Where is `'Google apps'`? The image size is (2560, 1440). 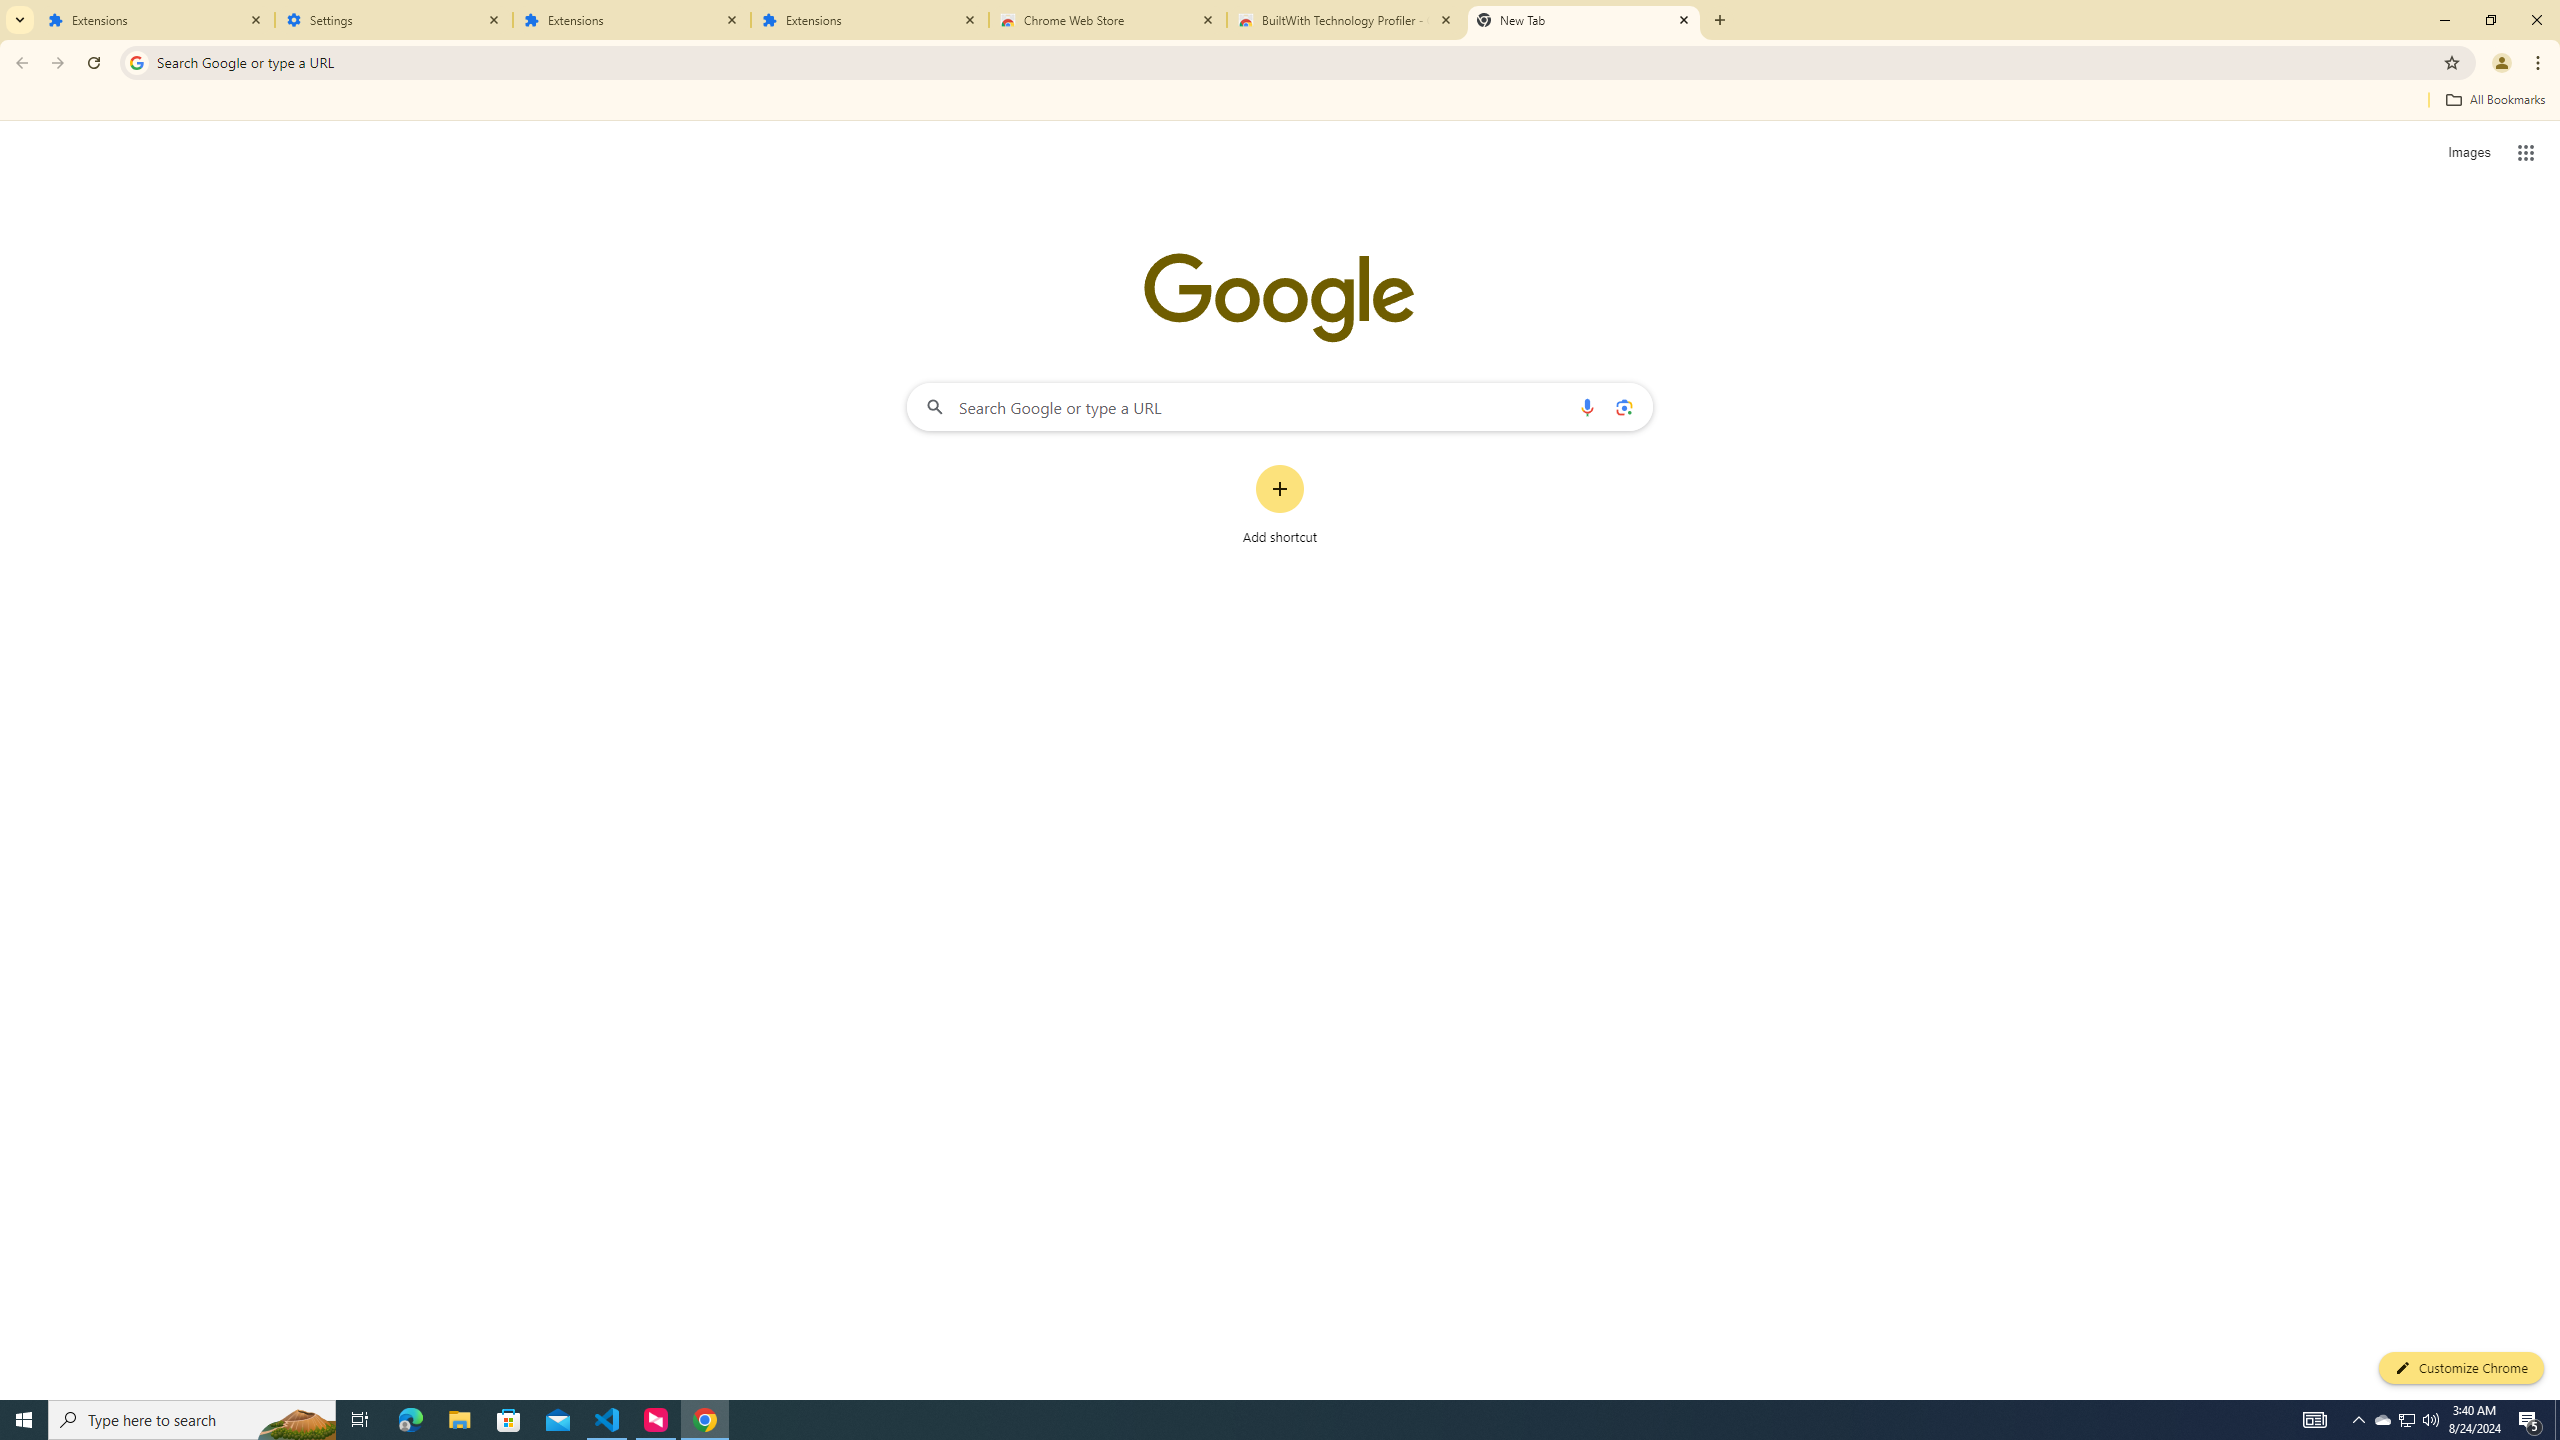 'Google apps' is located at coordinates (2526, 152).